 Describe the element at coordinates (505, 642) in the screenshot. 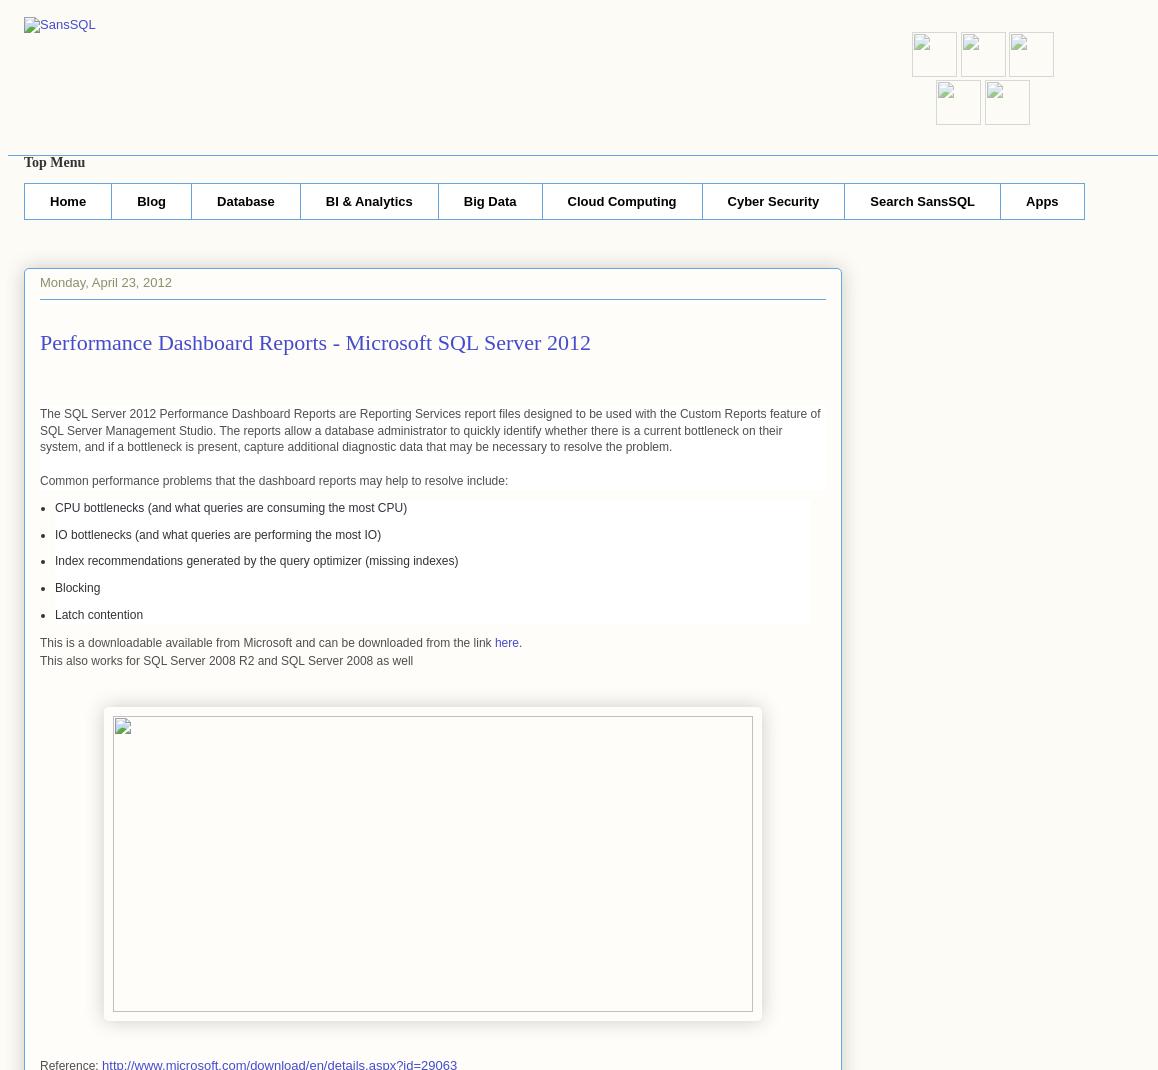

I see `'here'` at that location.